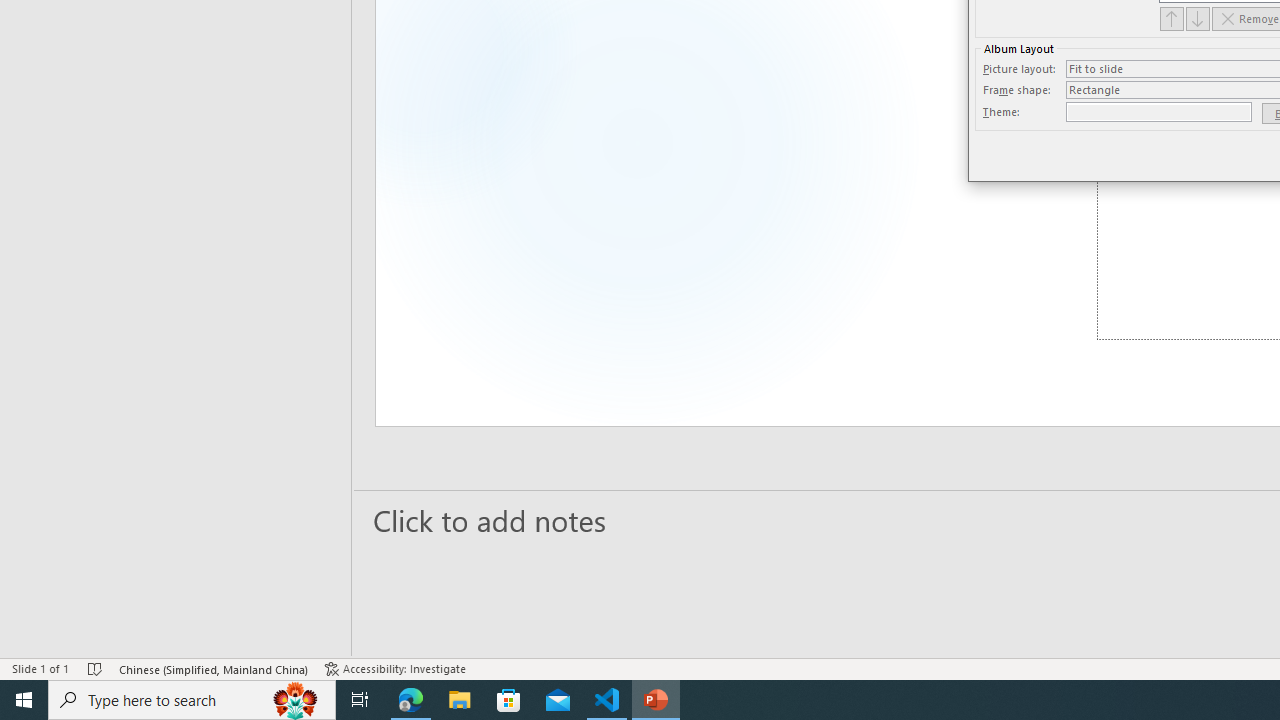 The height and width of the screenshot is (720, 1280). I want to click on 'Microsoft Store', so click(509, 698).